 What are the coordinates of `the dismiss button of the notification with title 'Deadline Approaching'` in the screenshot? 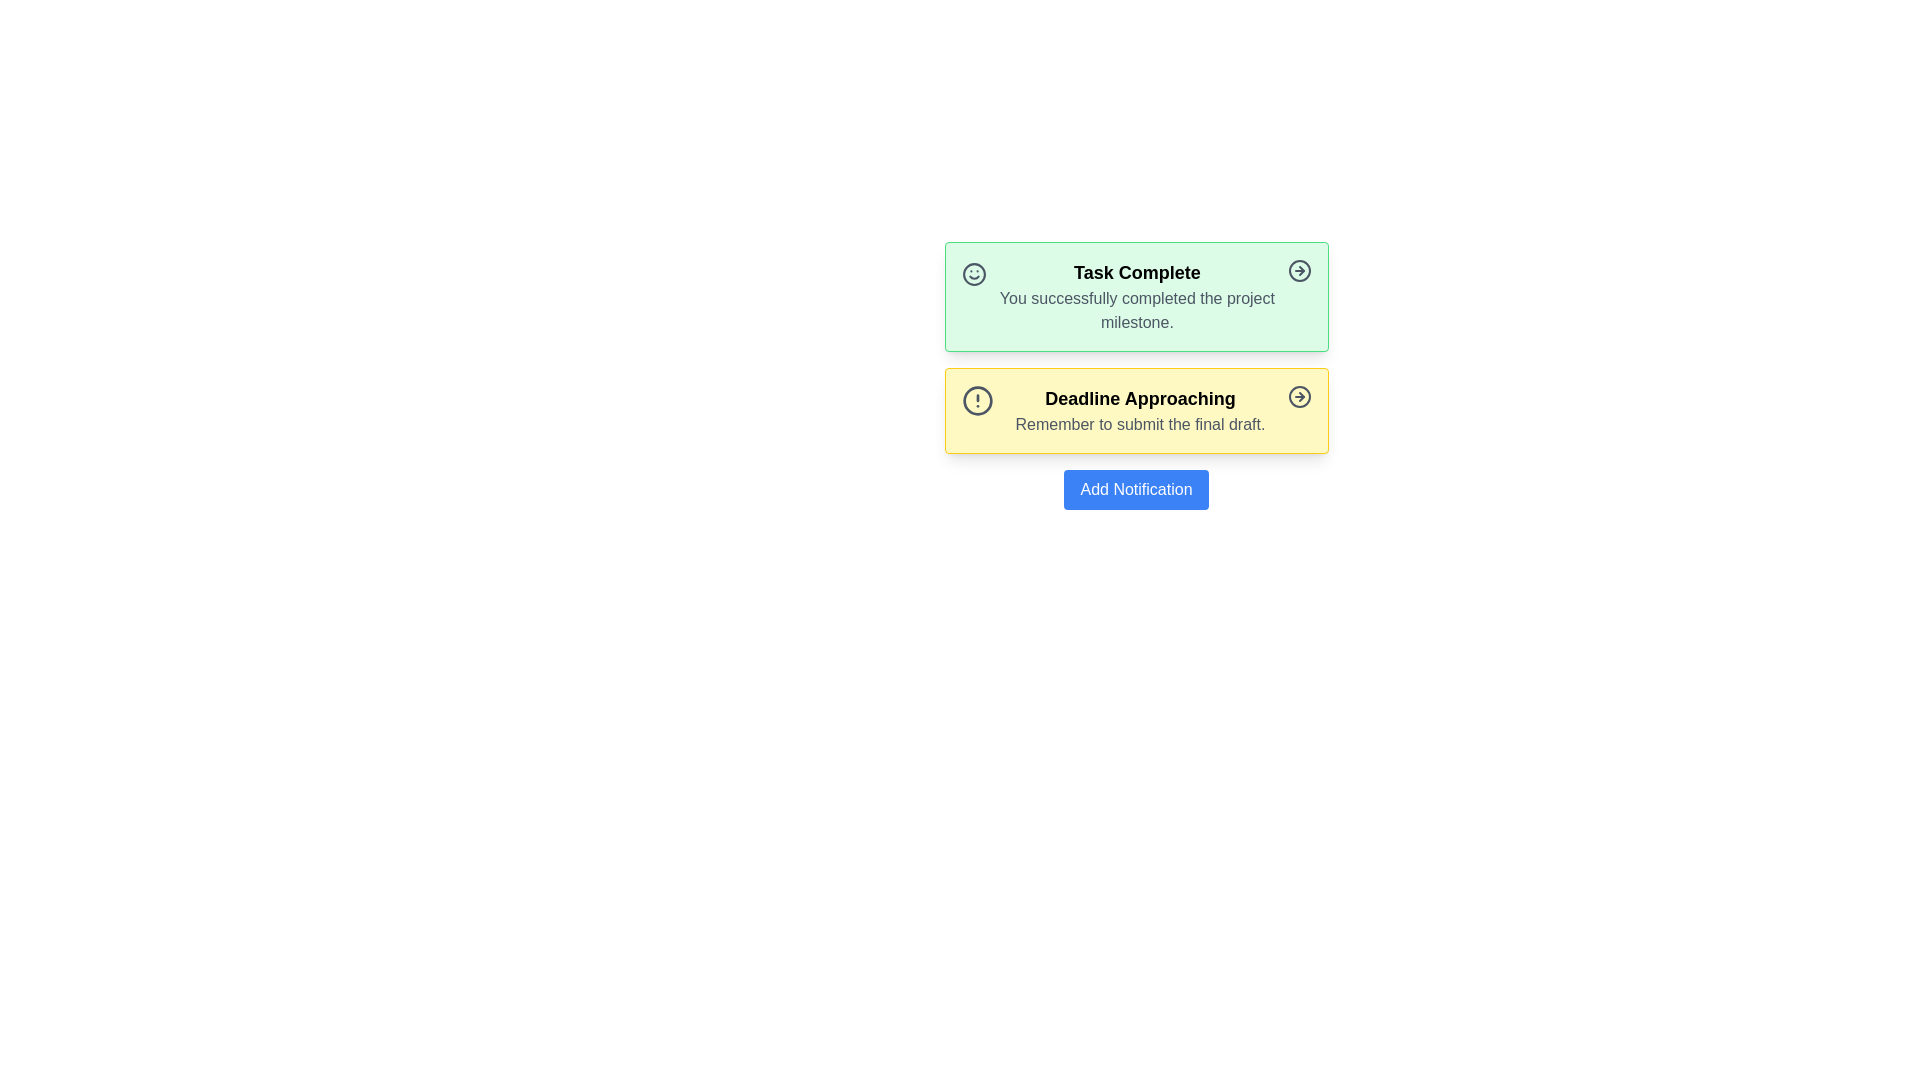 It's located at (1299, 397).